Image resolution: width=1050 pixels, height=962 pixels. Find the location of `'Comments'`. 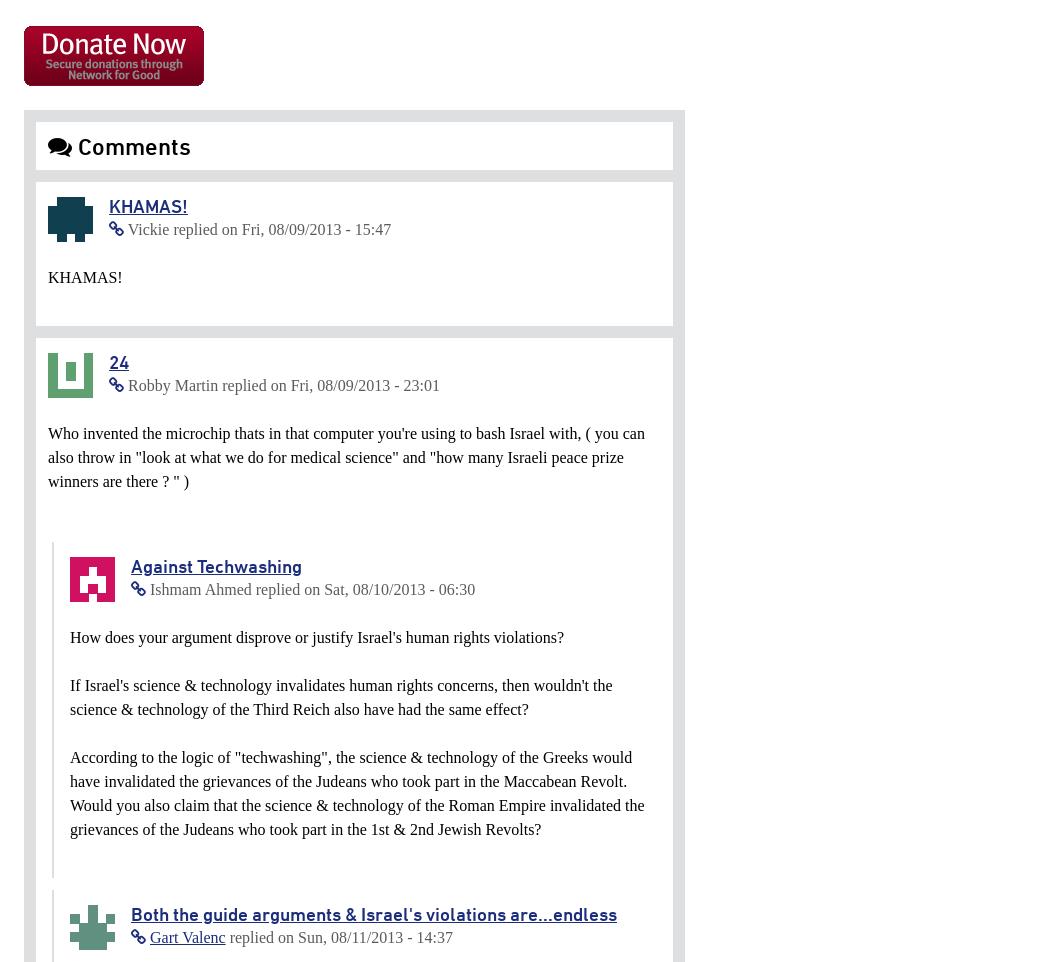

'Comments' is located at coordinates (130, 146).